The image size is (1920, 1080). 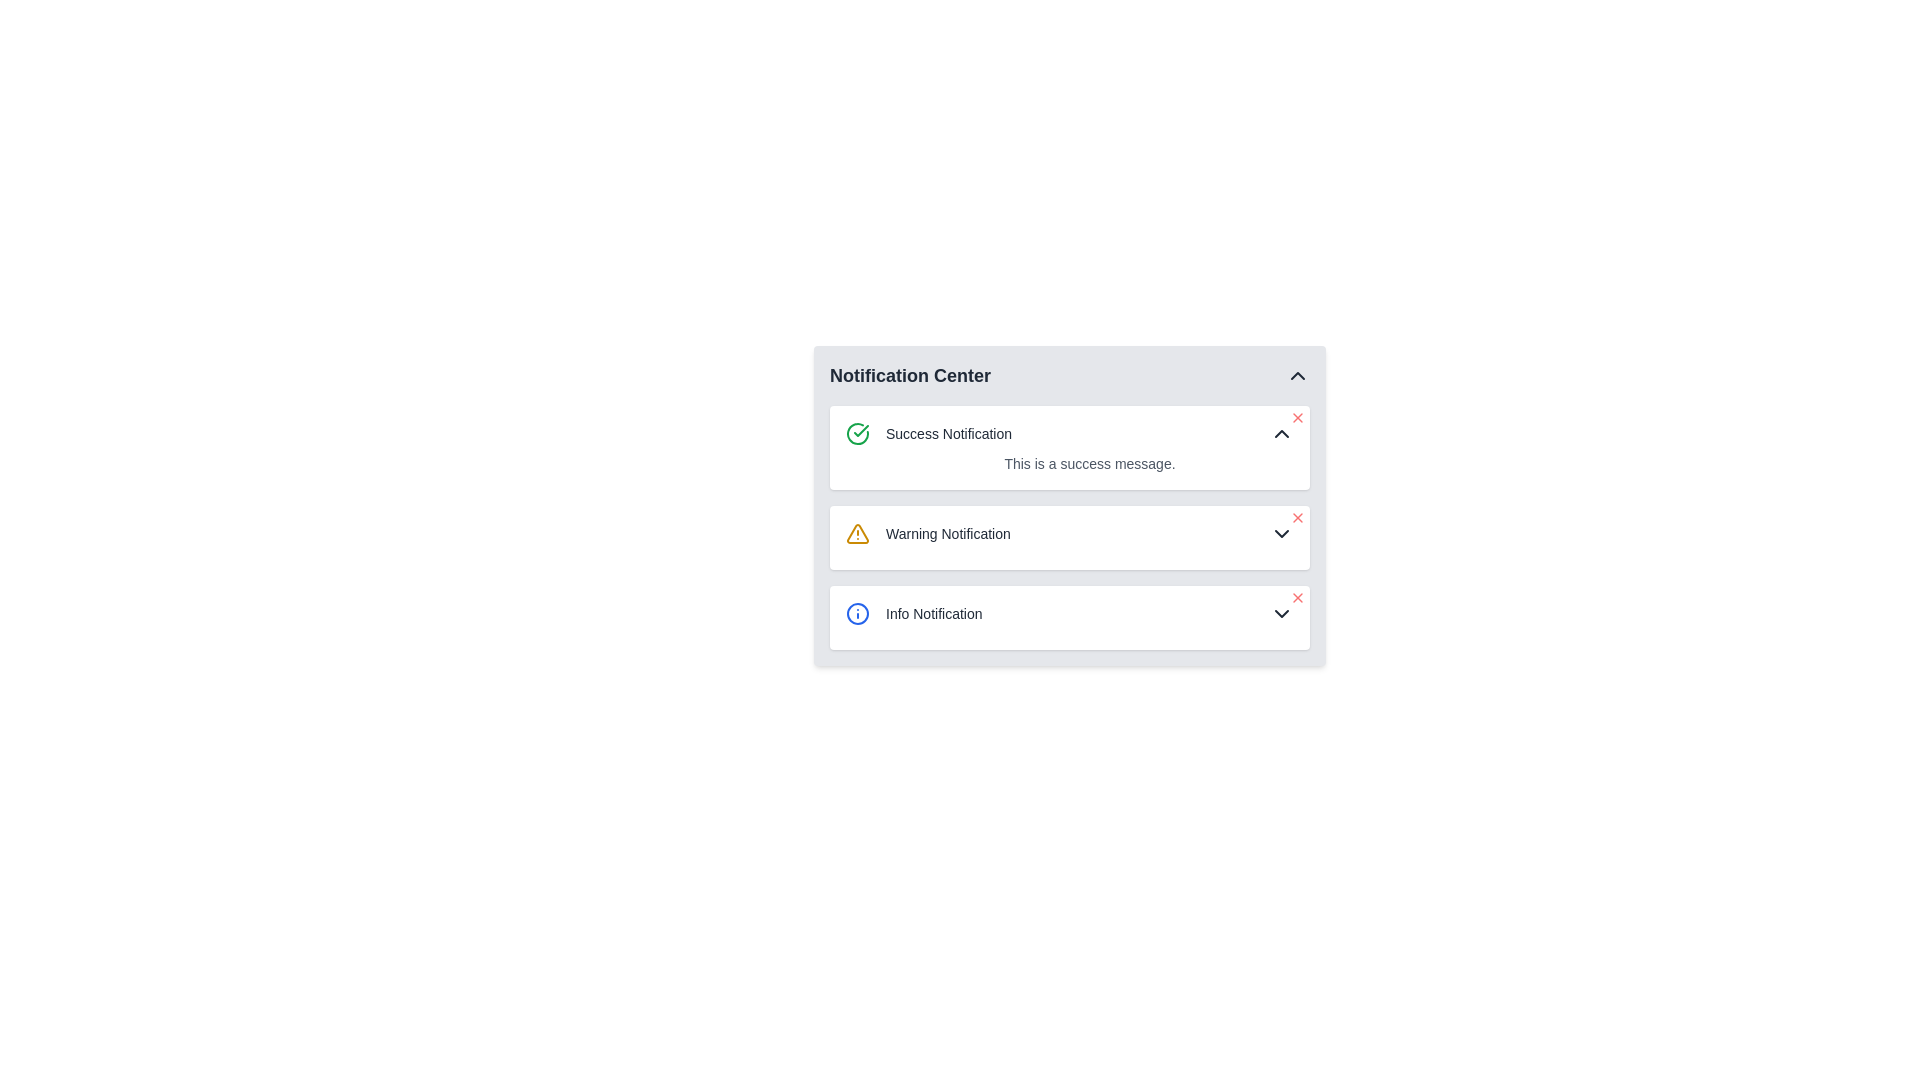 I want to click on the 'Info Notification' text label, so click(x=933, y=612).